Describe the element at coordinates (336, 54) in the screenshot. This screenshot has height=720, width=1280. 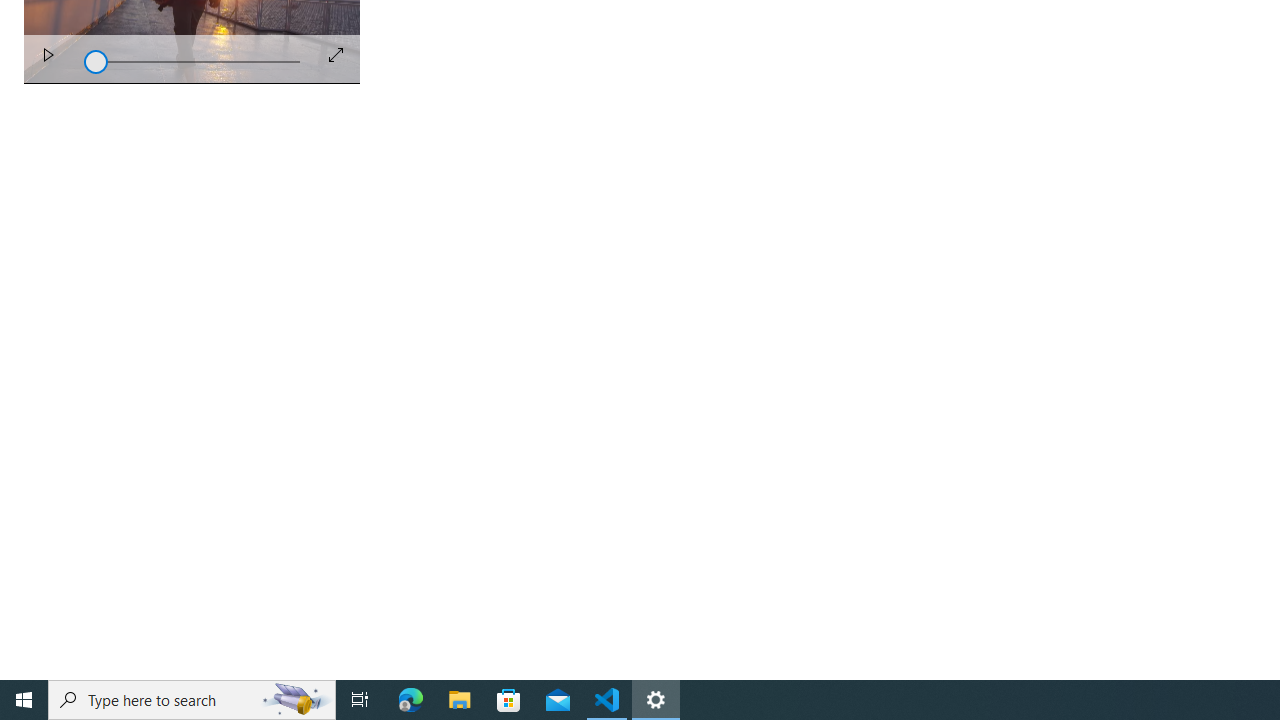
I see `'Full Screen'` at that location.